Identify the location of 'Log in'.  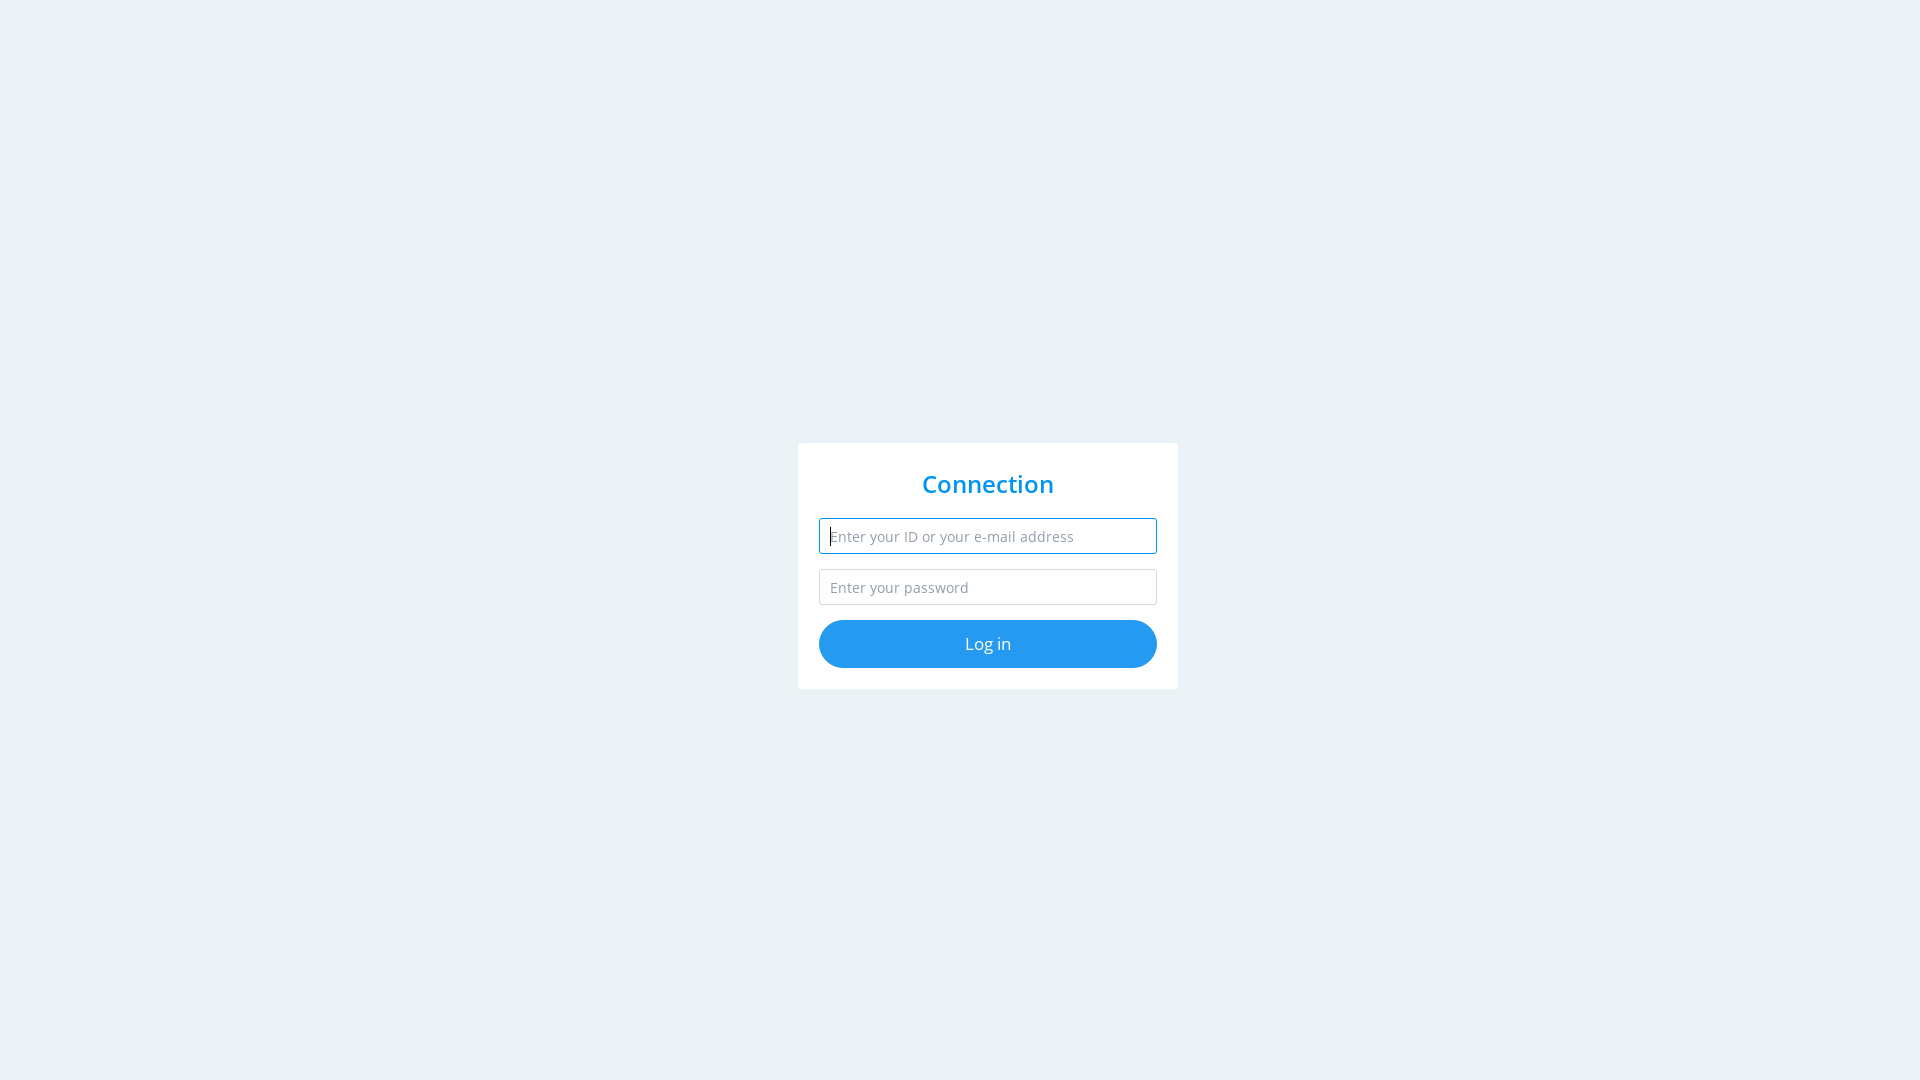
(988, 644).